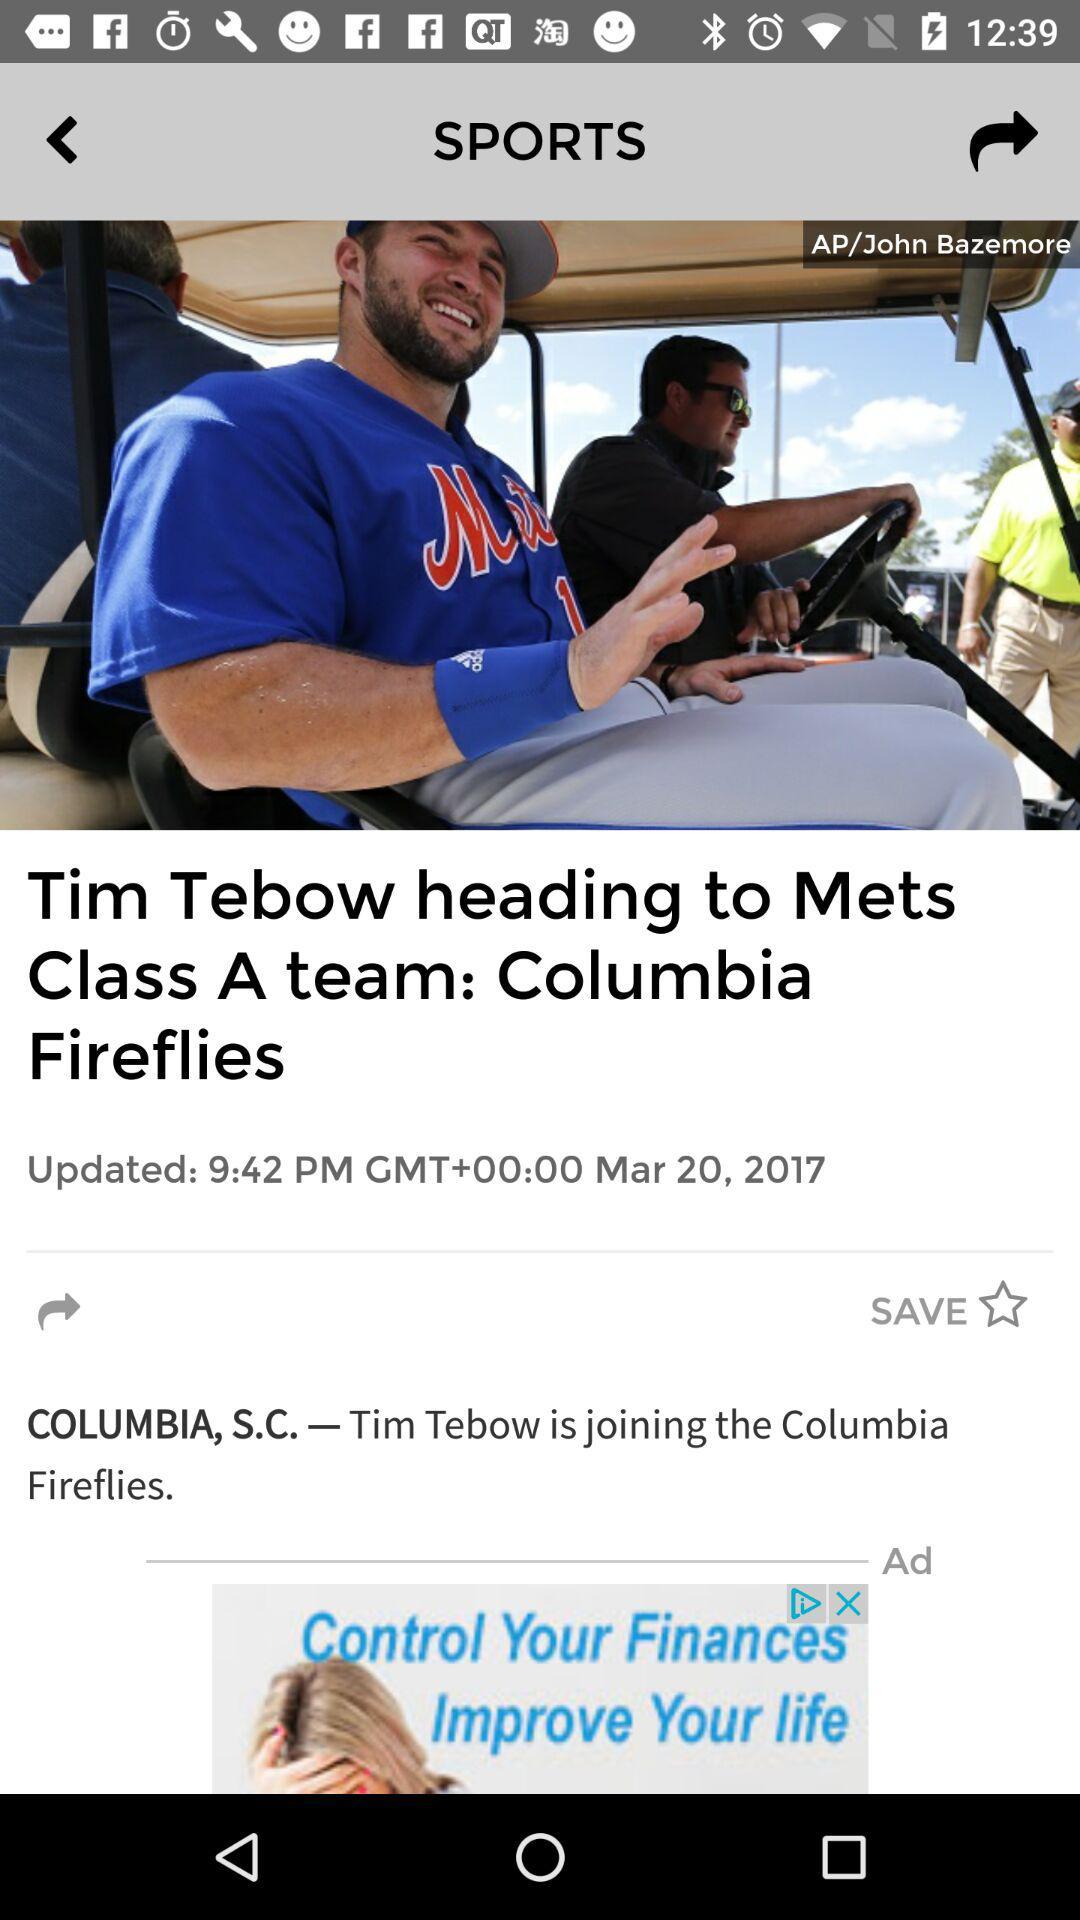 The image size is (1080, 1920). What do you see at coordinates (1003, 140) in the screenshot?
I see `the redo icon` at bounding box center [1003, 140].